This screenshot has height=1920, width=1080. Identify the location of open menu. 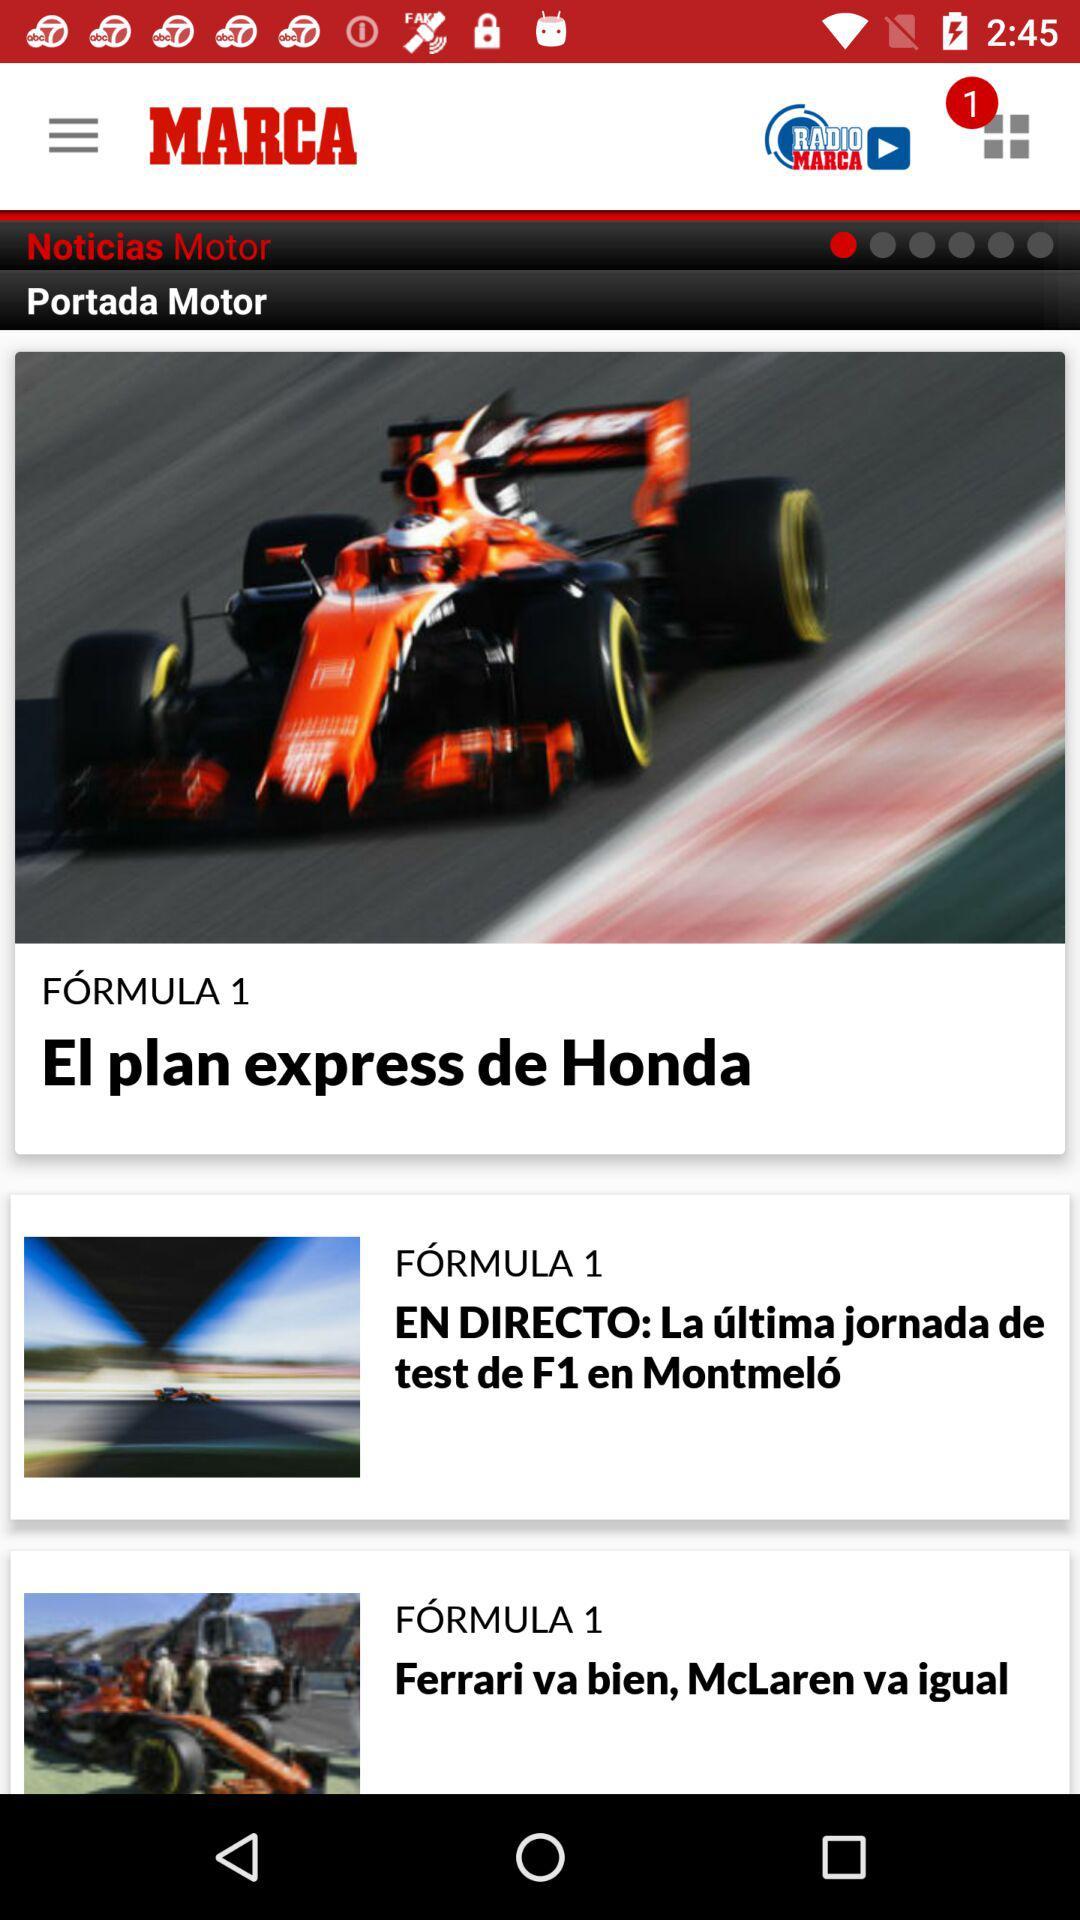
(1006, 135).